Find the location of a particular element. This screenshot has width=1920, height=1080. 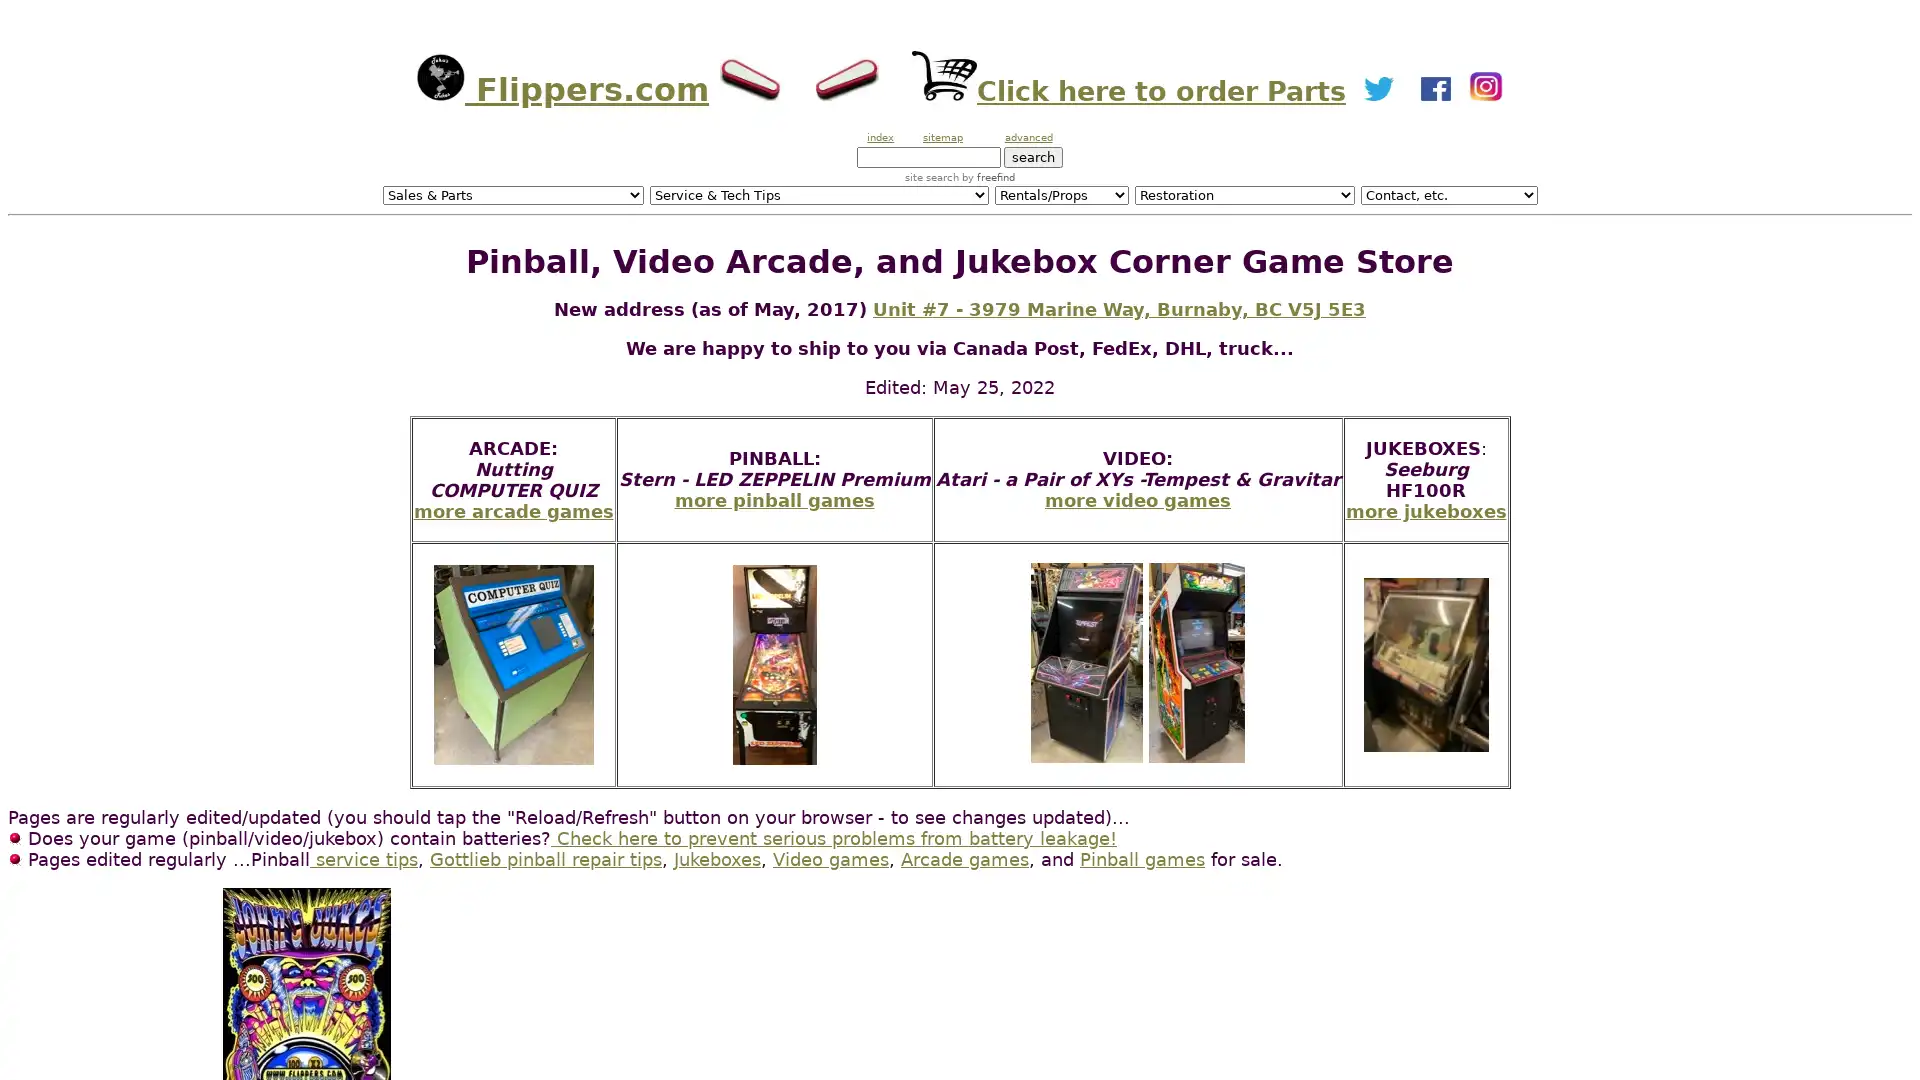

search is located at coordinates (1033, 155).